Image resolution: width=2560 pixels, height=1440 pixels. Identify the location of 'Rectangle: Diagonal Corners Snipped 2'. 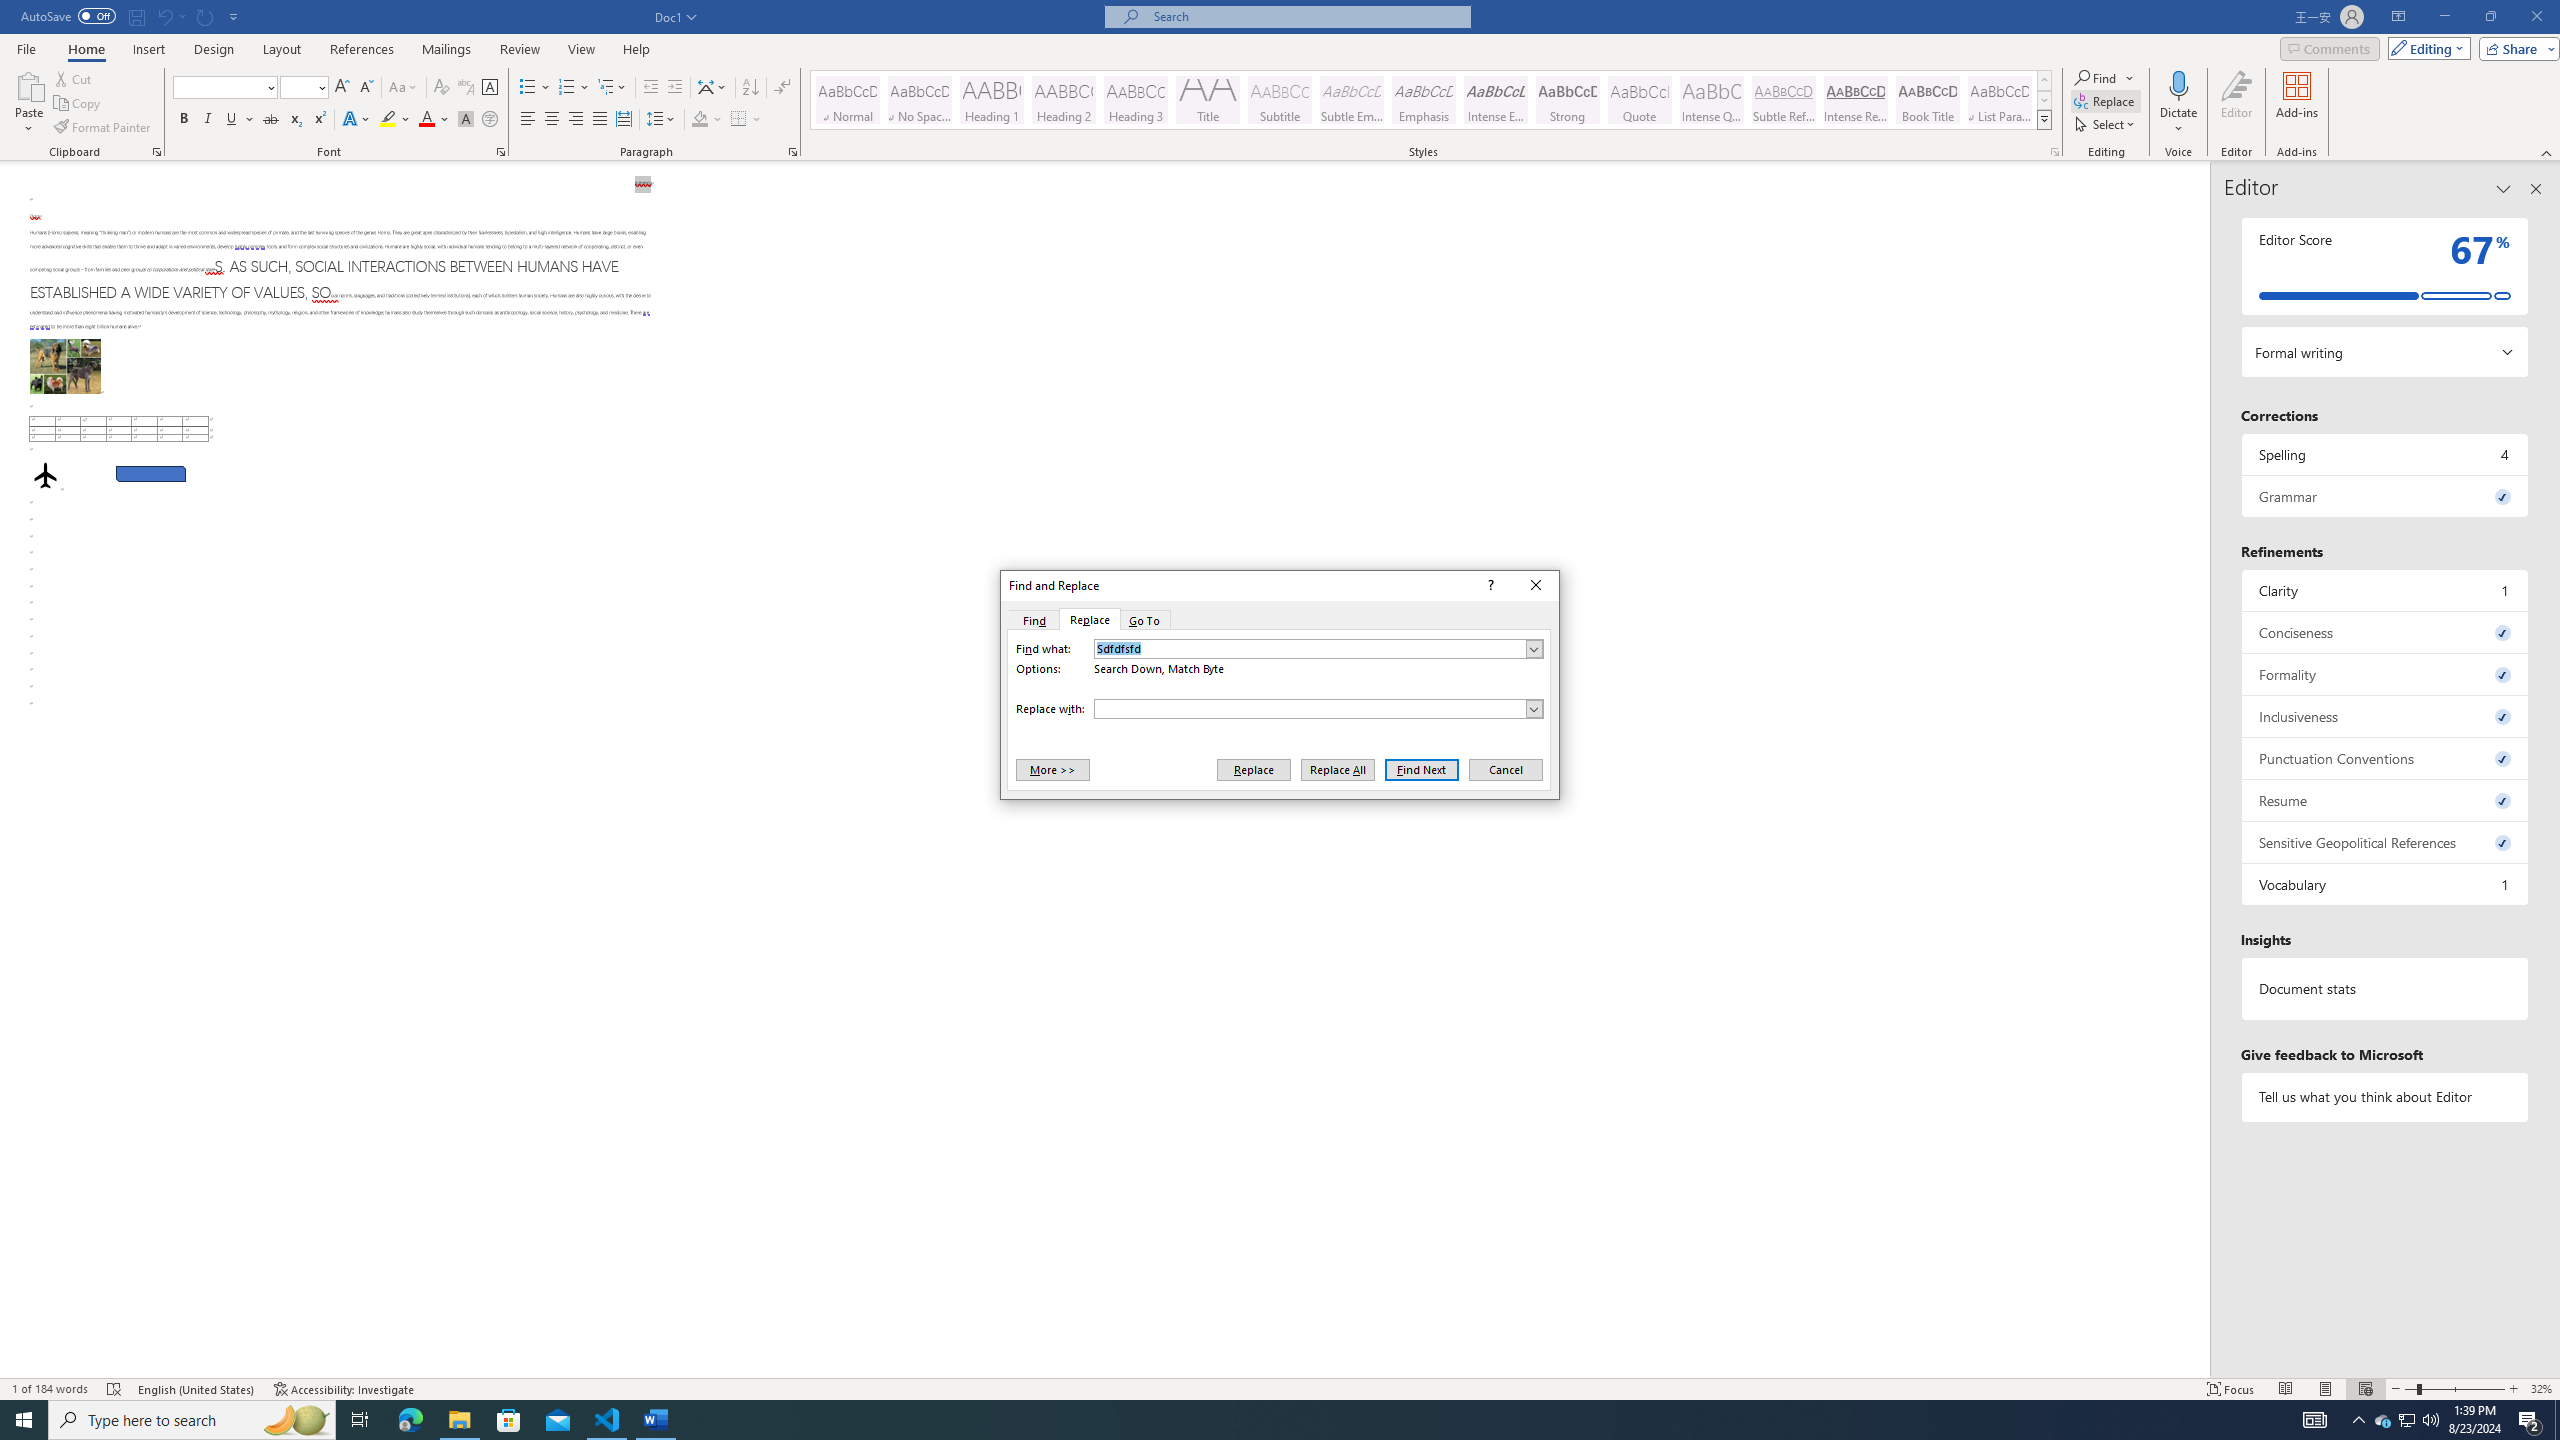
(150, 474).